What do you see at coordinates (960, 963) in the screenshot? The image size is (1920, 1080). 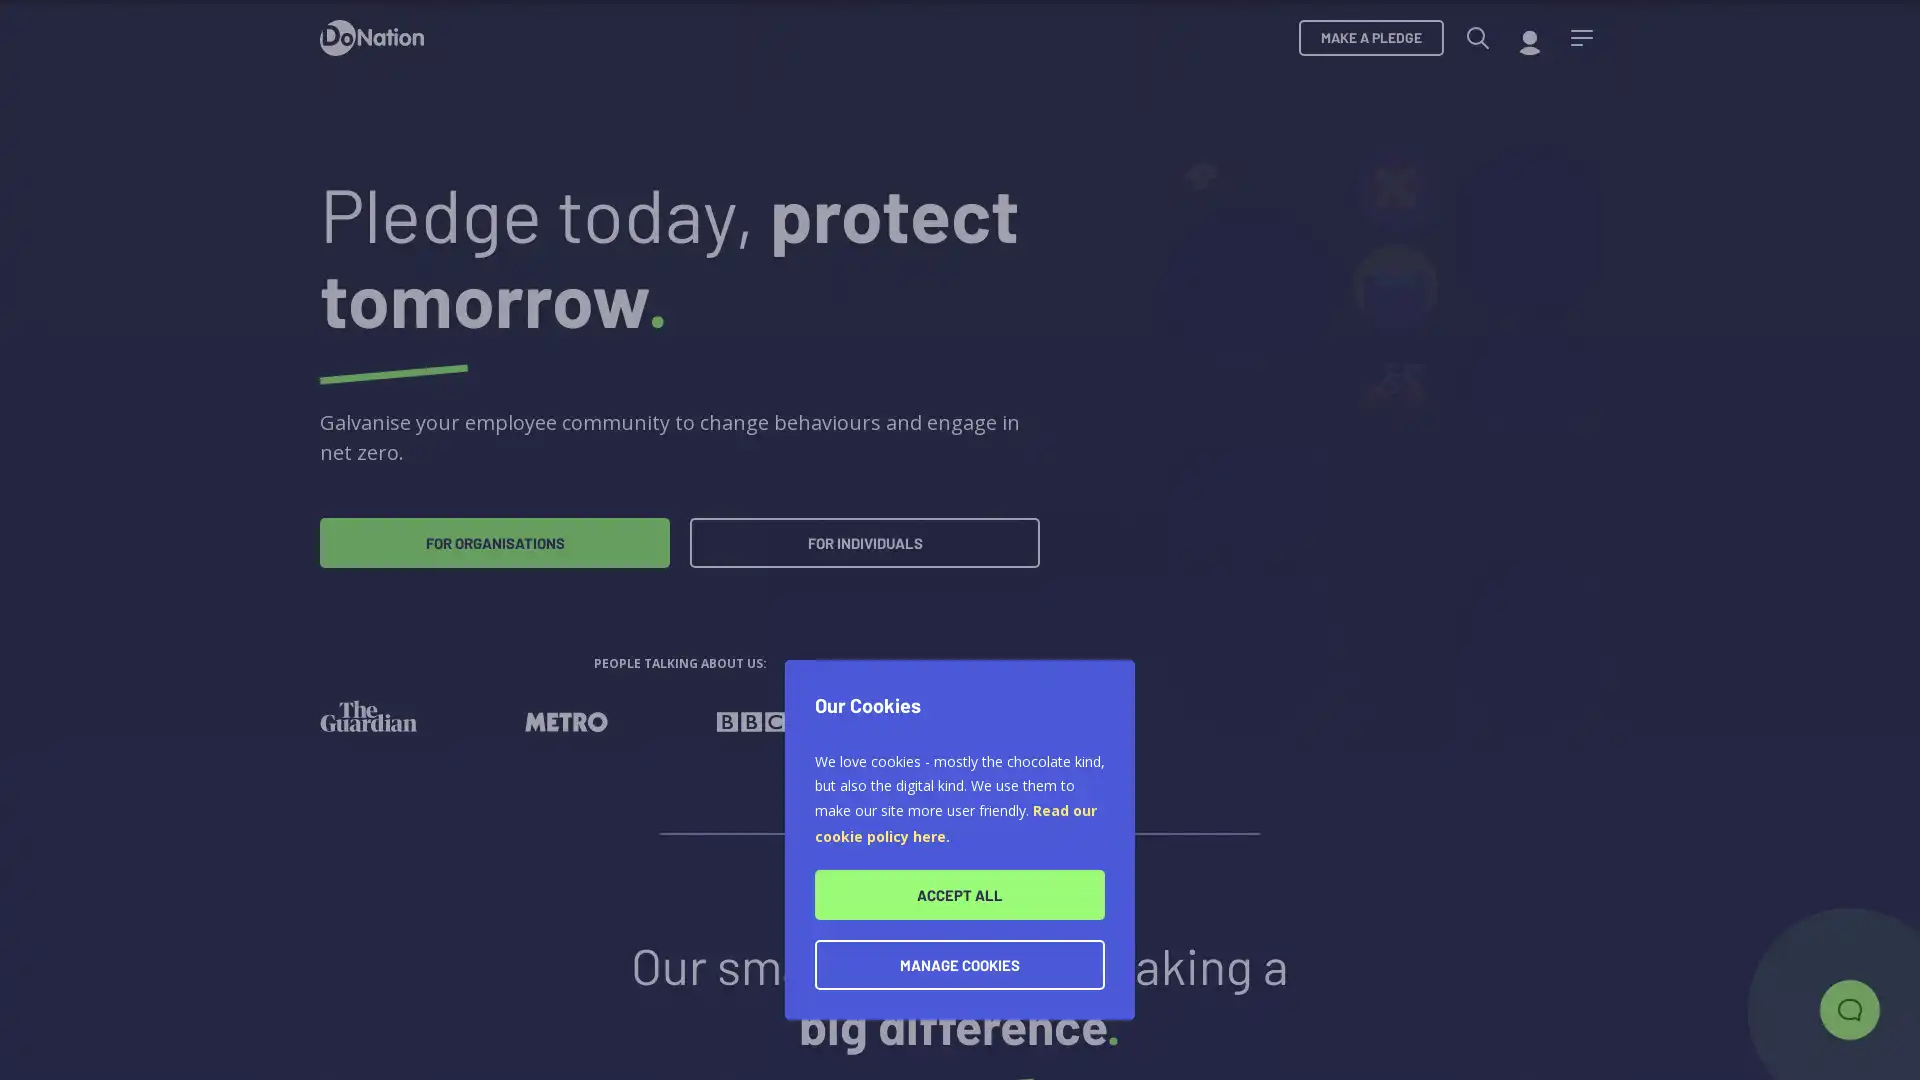 I see `MANAGE COOKIES` at bounding box center [960, 963].